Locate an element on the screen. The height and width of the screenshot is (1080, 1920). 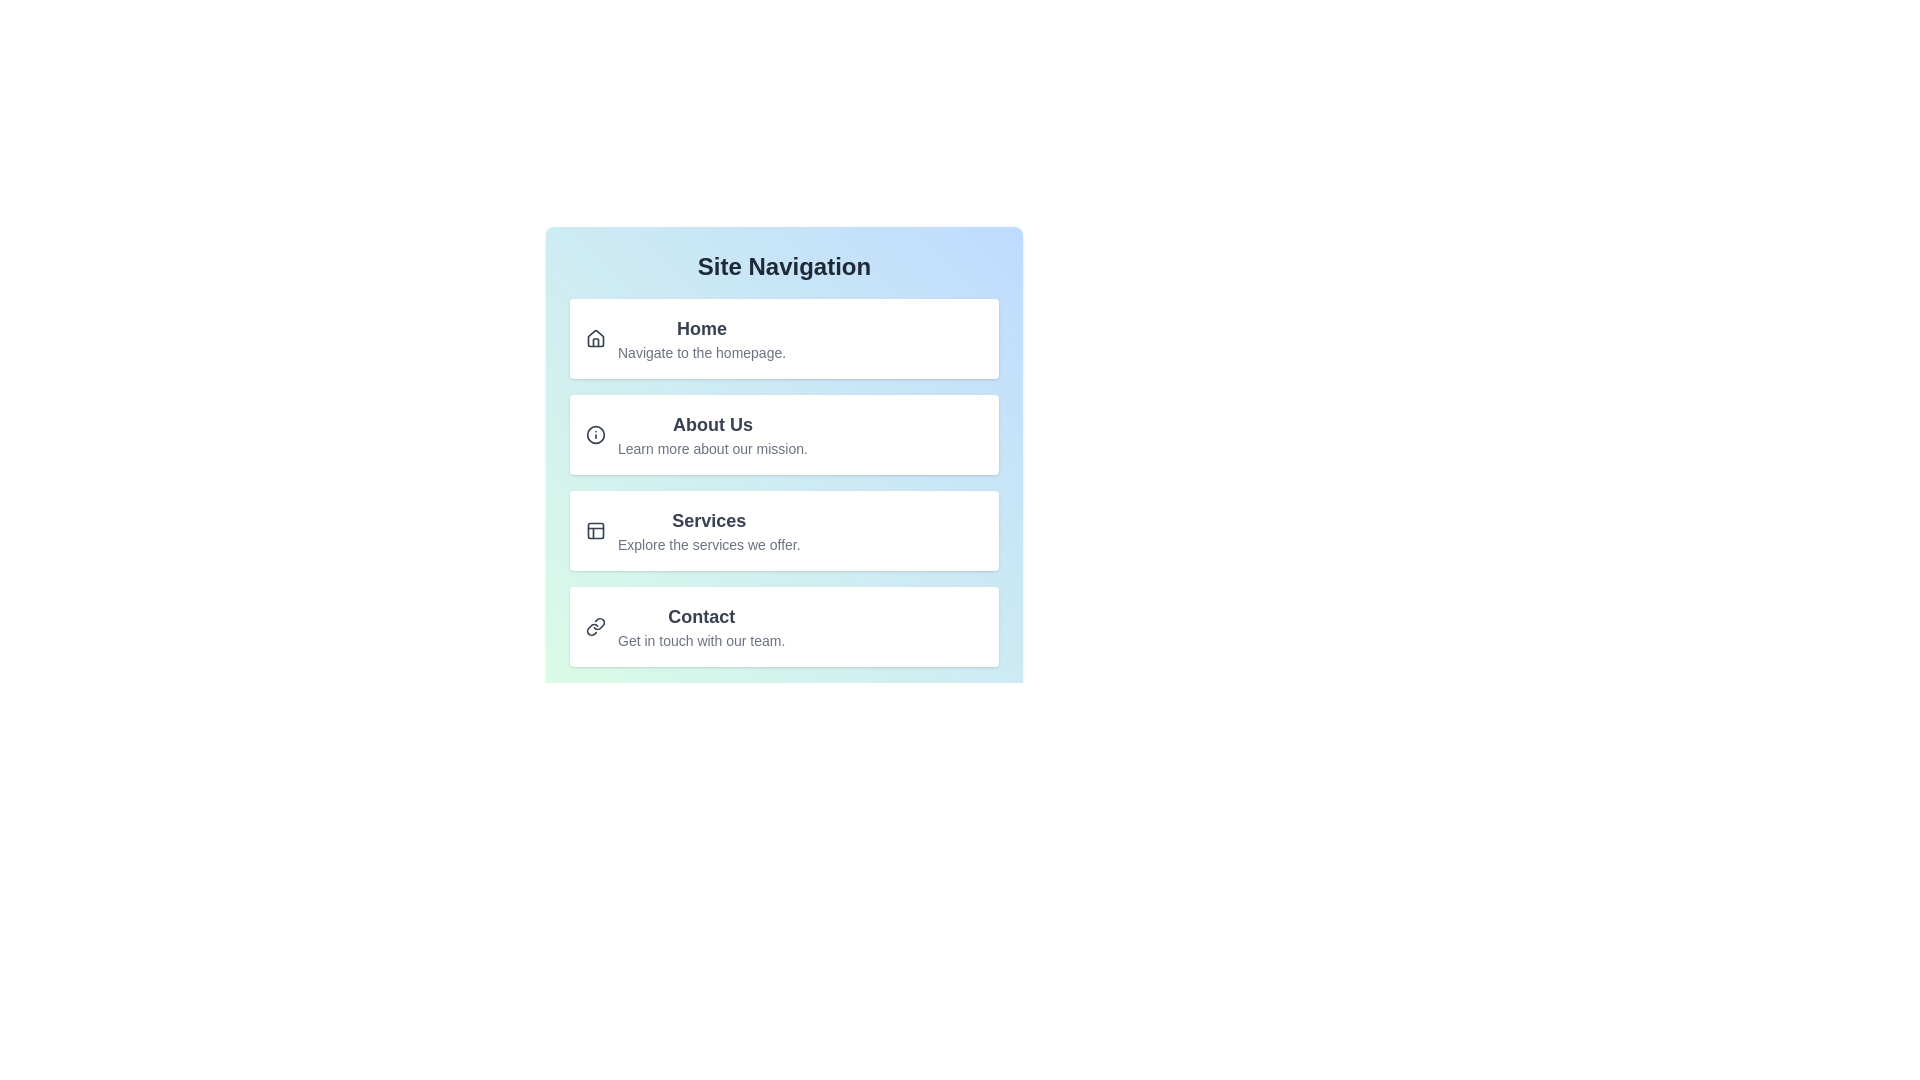
the bold text label 'Home' in the navigation menu, which is centrally aligned and styled for emphasis is located at coordinates (702, 327).